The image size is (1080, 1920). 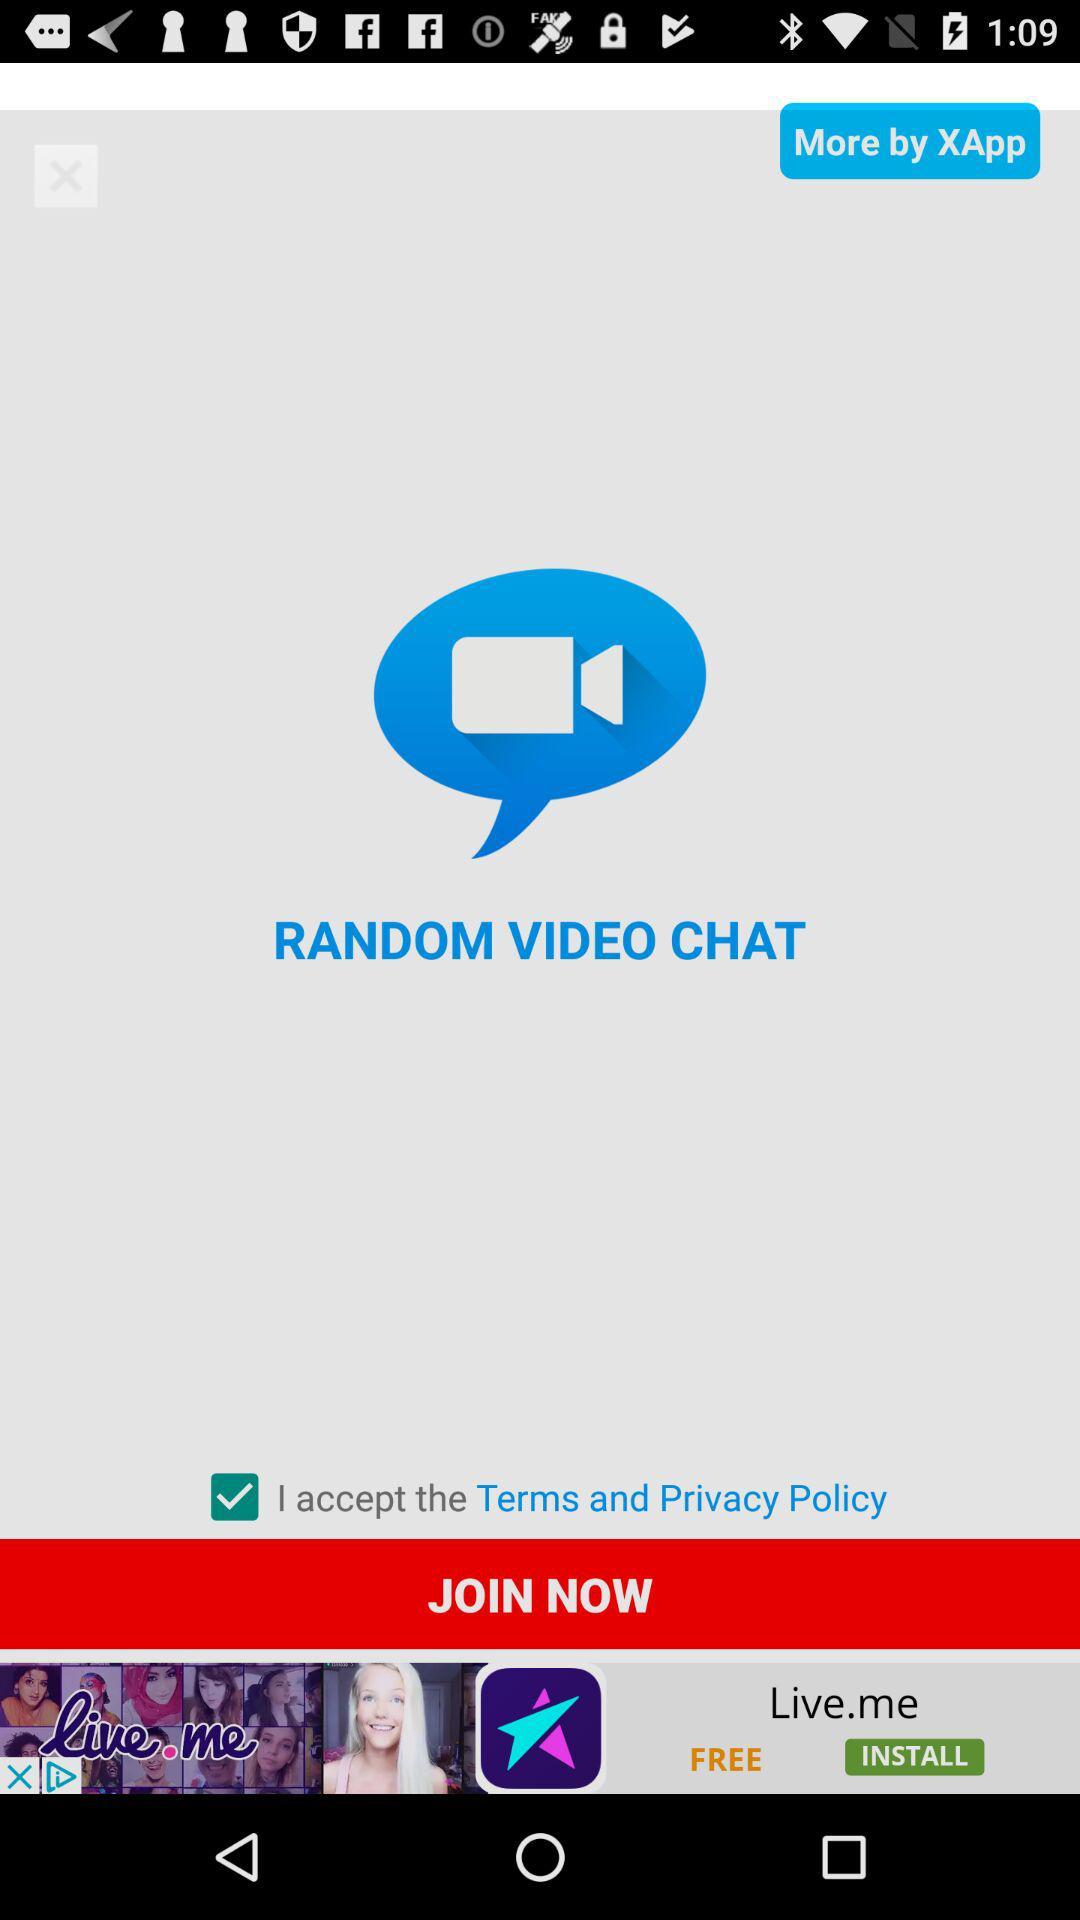 What do you see at coordinates (233, 1497) in the screenshot?
I see `accept terms and conditions` at bounding box center [233, 1497].